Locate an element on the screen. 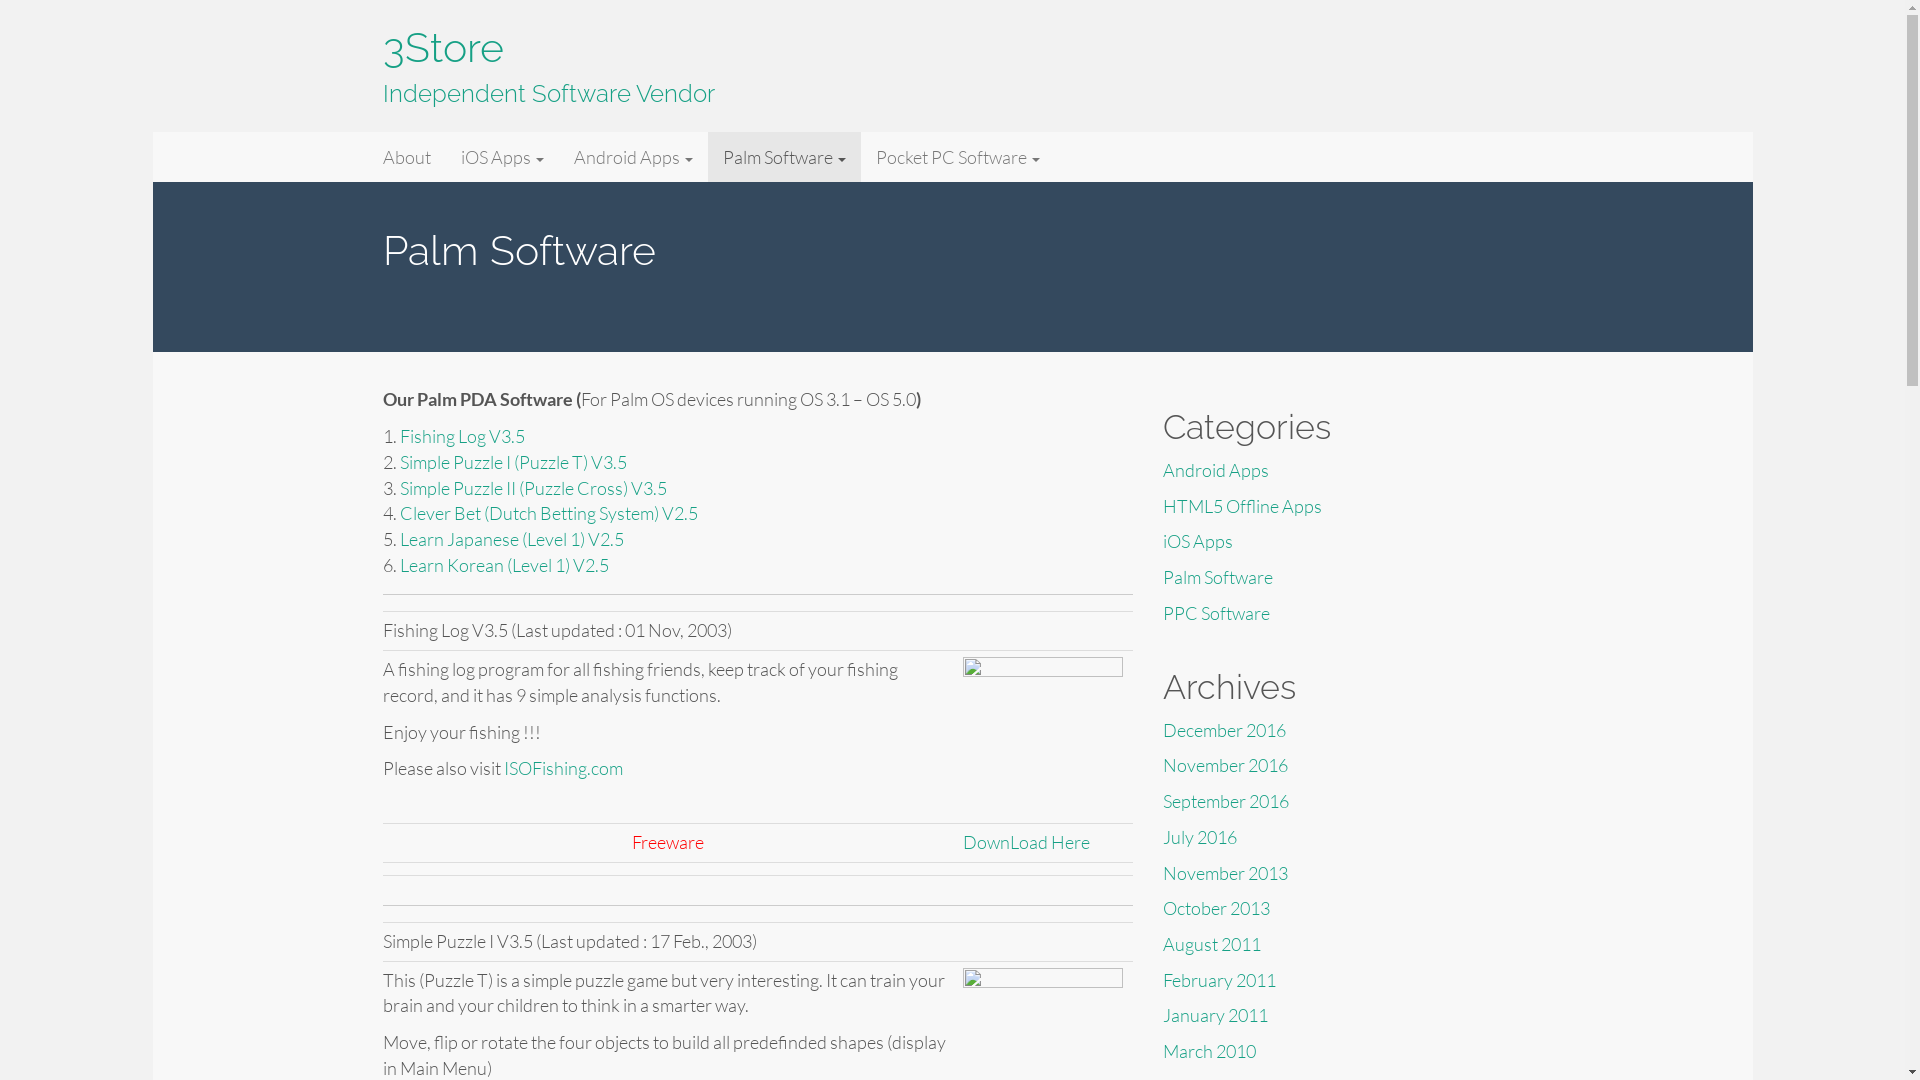 Image resolution: width=1920 pixels, height=1080 pixels. 'Palm Software' is located at coordinates (1216, 577).